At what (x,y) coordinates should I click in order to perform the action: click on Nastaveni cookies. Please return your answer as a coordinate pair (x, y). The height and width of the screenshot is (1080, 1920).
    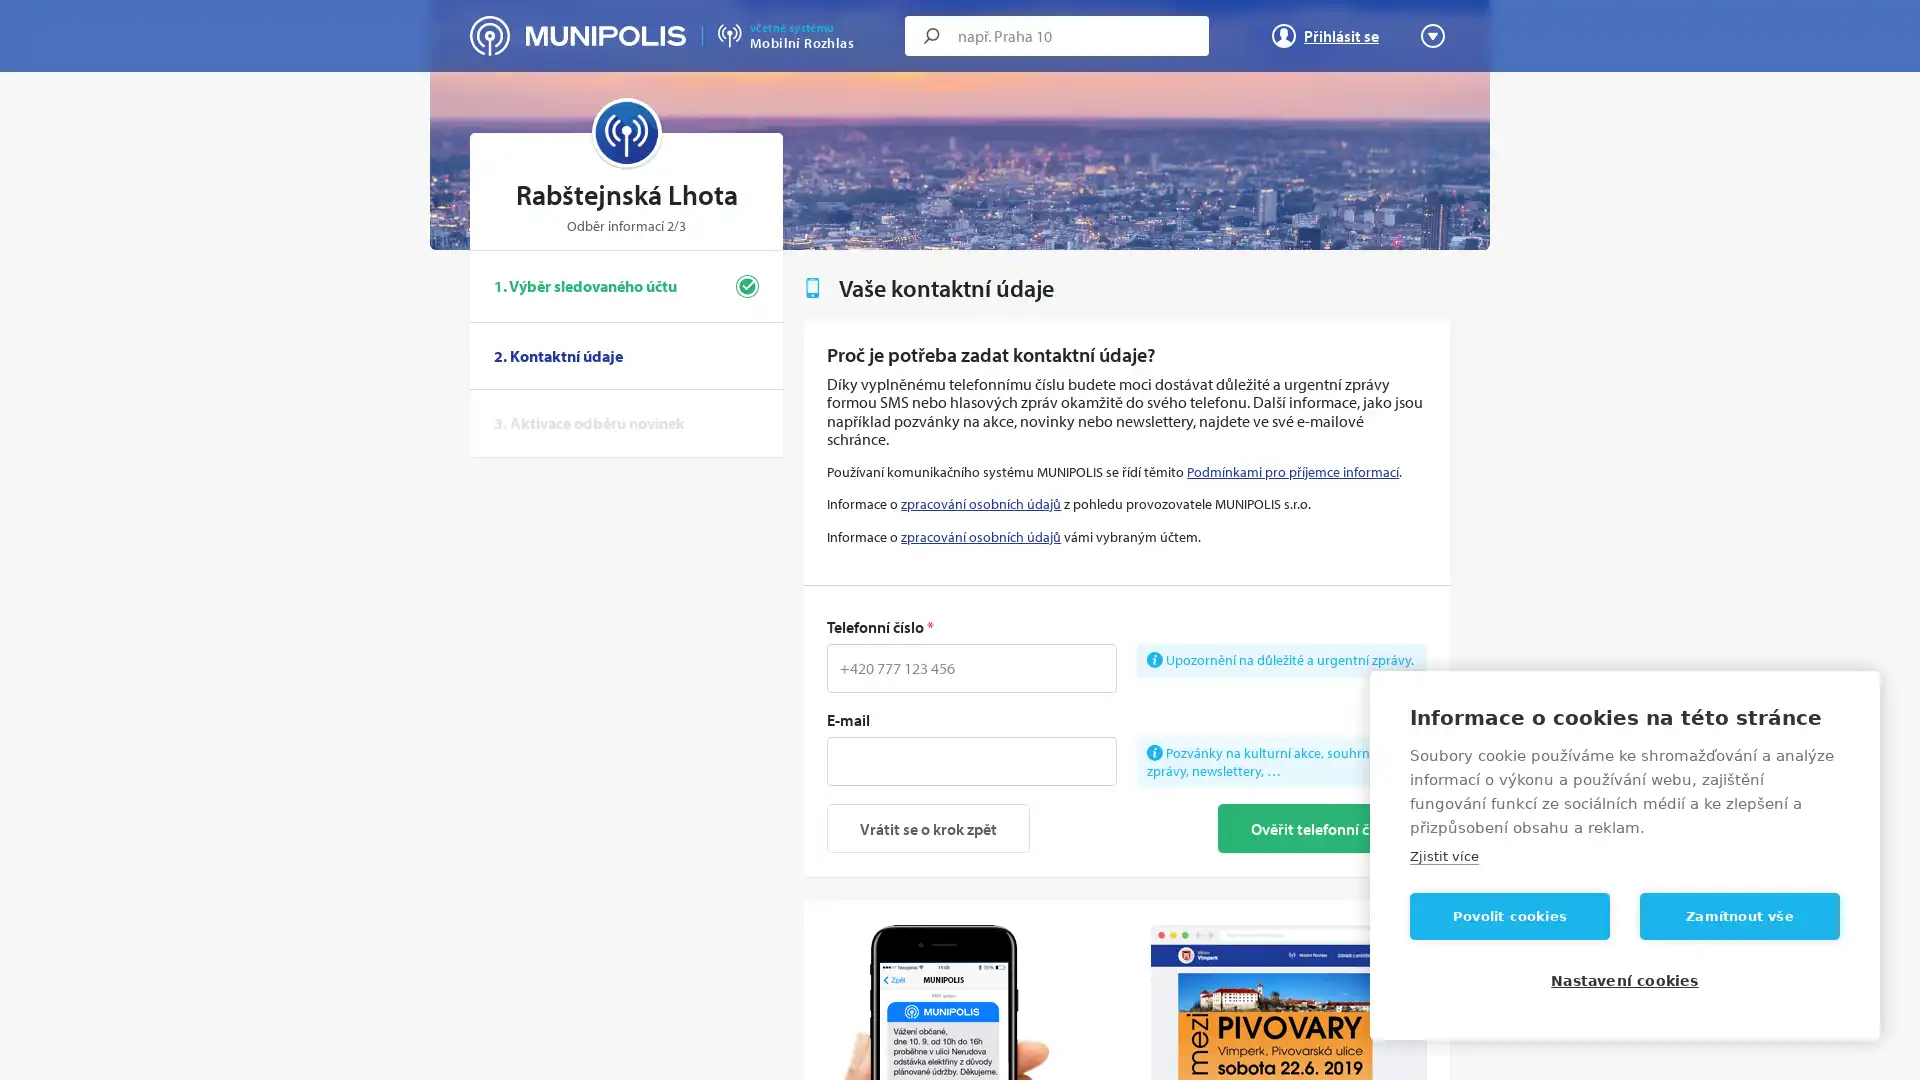
    Looking at the image, I should click on (1625, 980).